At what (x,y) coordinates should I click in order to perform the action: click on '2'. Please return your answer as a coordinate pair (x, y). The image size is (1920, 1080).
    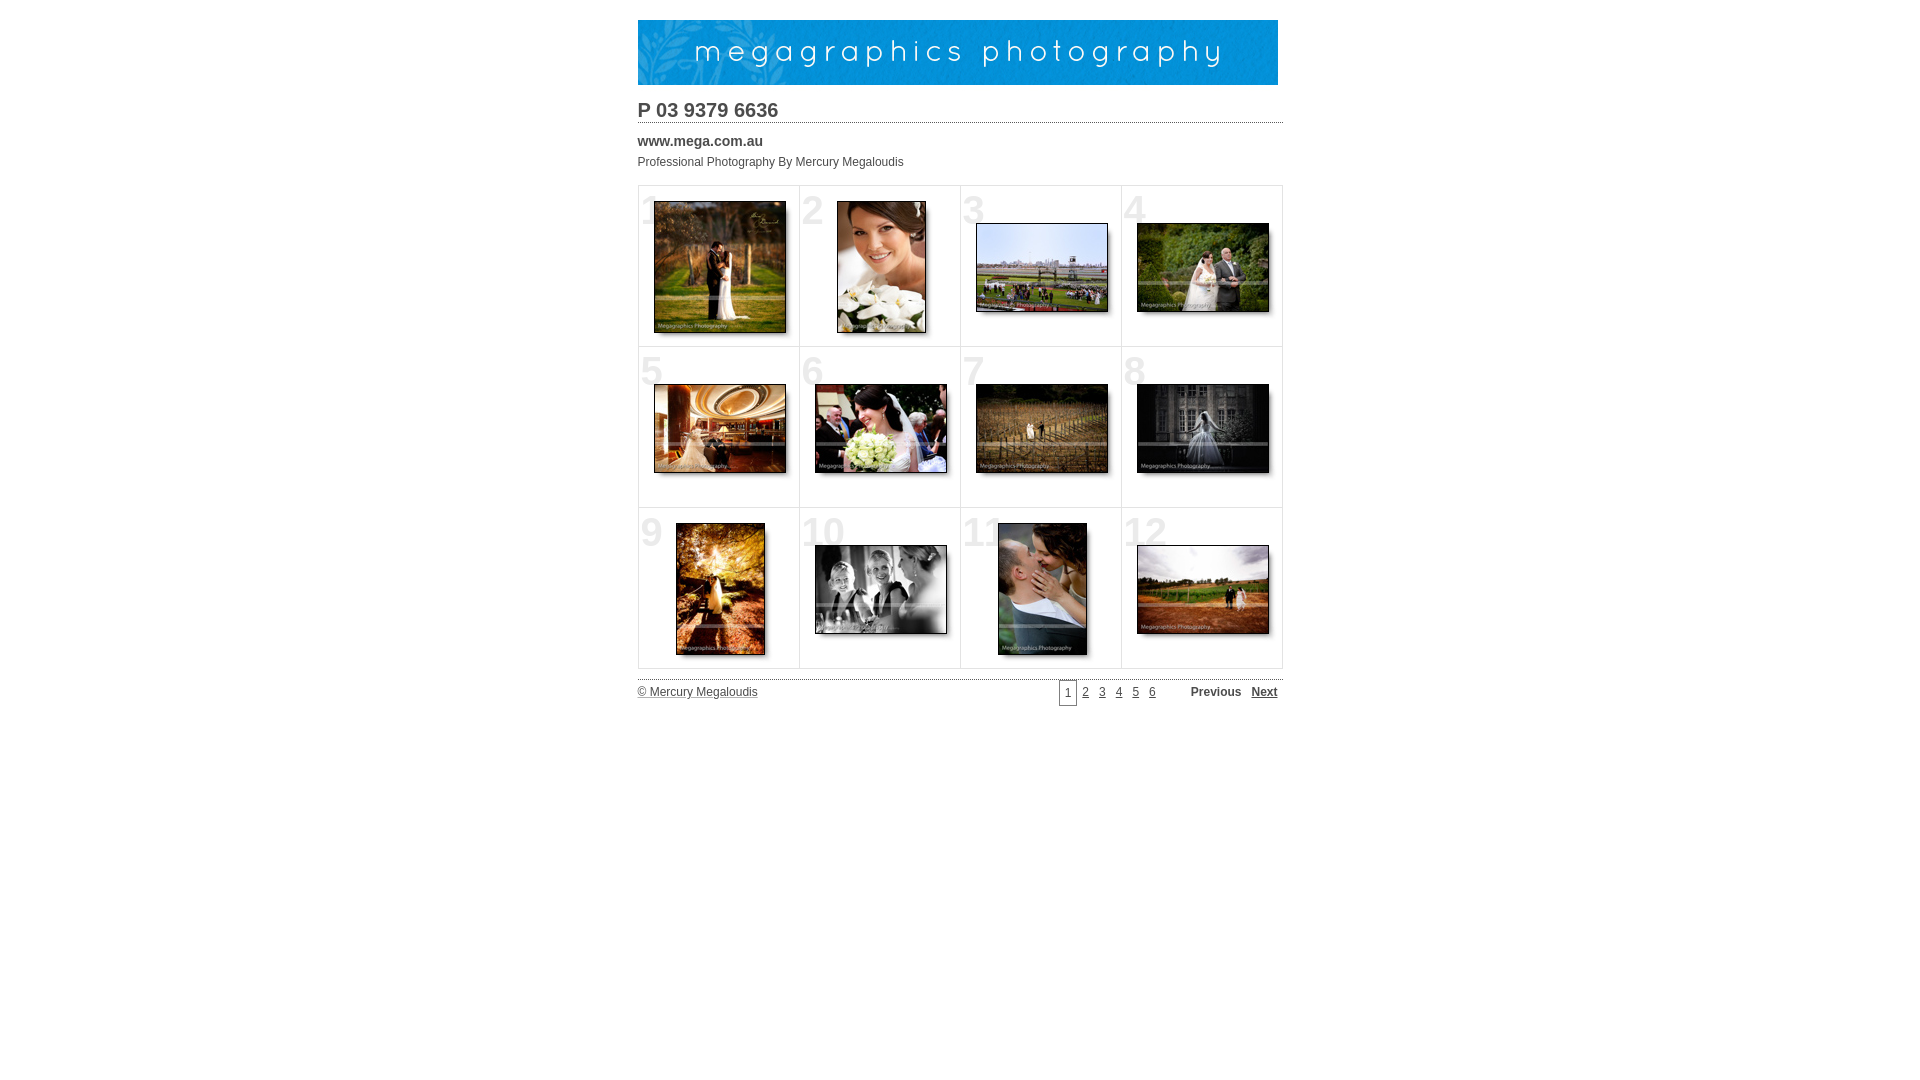
    Looking at the image, I should click on (878, 264).